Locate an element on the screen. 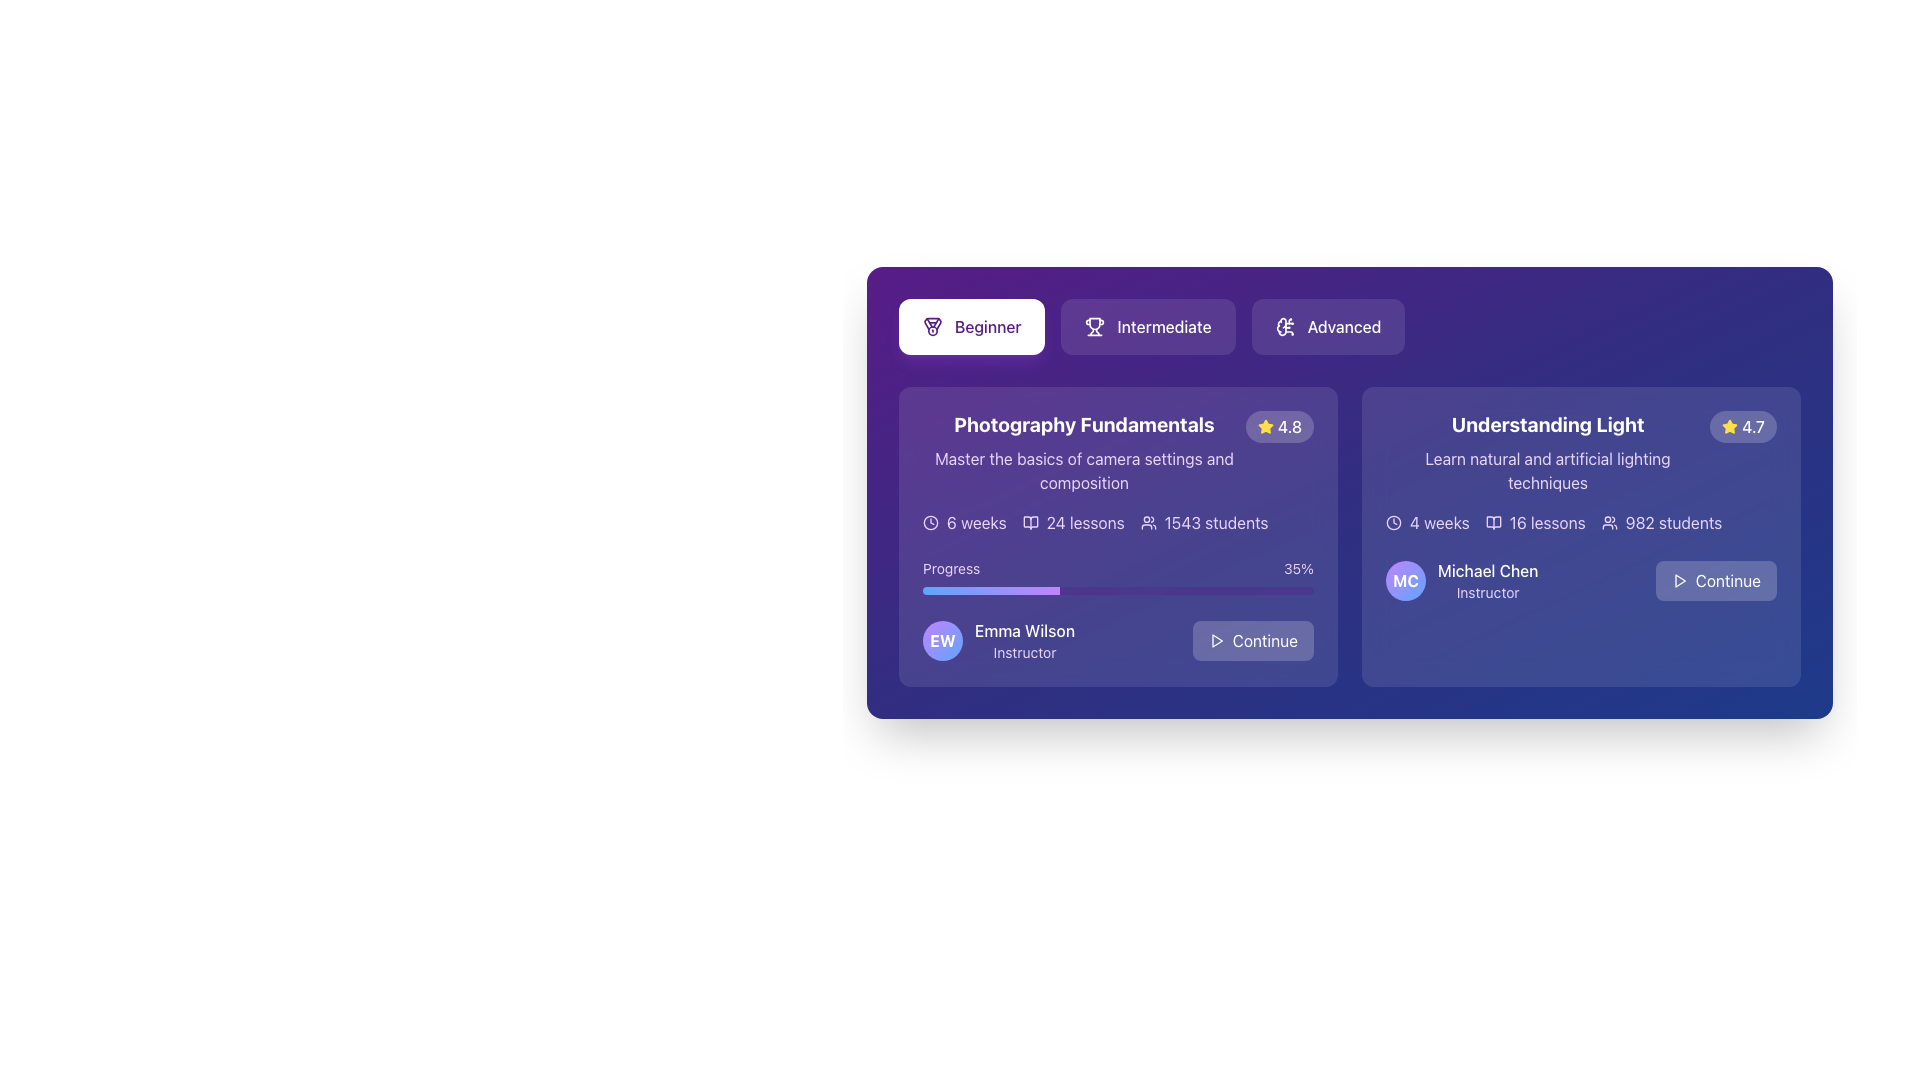  the purple medal icon located in the 'Beginner' tab, positioned to the left of the text 'Beginner' is located at coordinates (931, 326).